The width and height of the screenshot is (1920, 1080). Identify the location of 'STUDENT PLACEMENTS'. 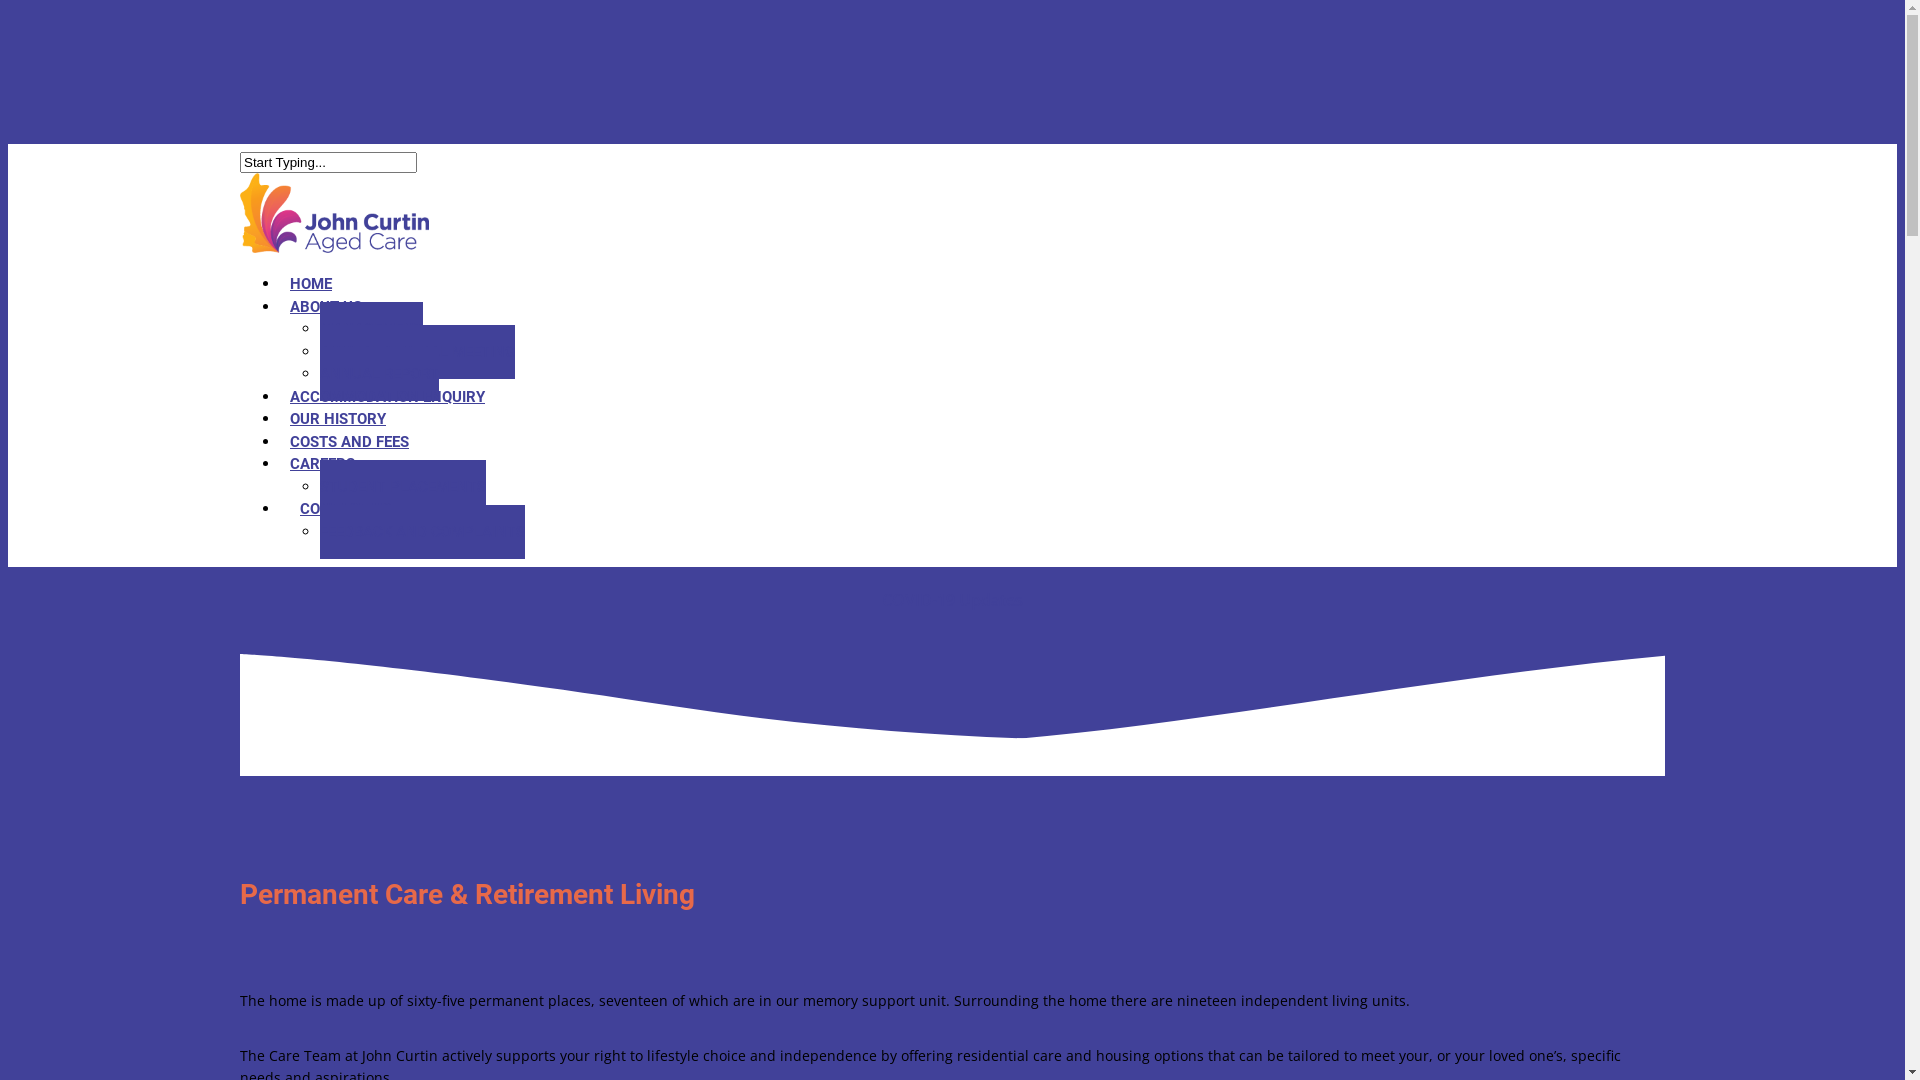
(402, 486).